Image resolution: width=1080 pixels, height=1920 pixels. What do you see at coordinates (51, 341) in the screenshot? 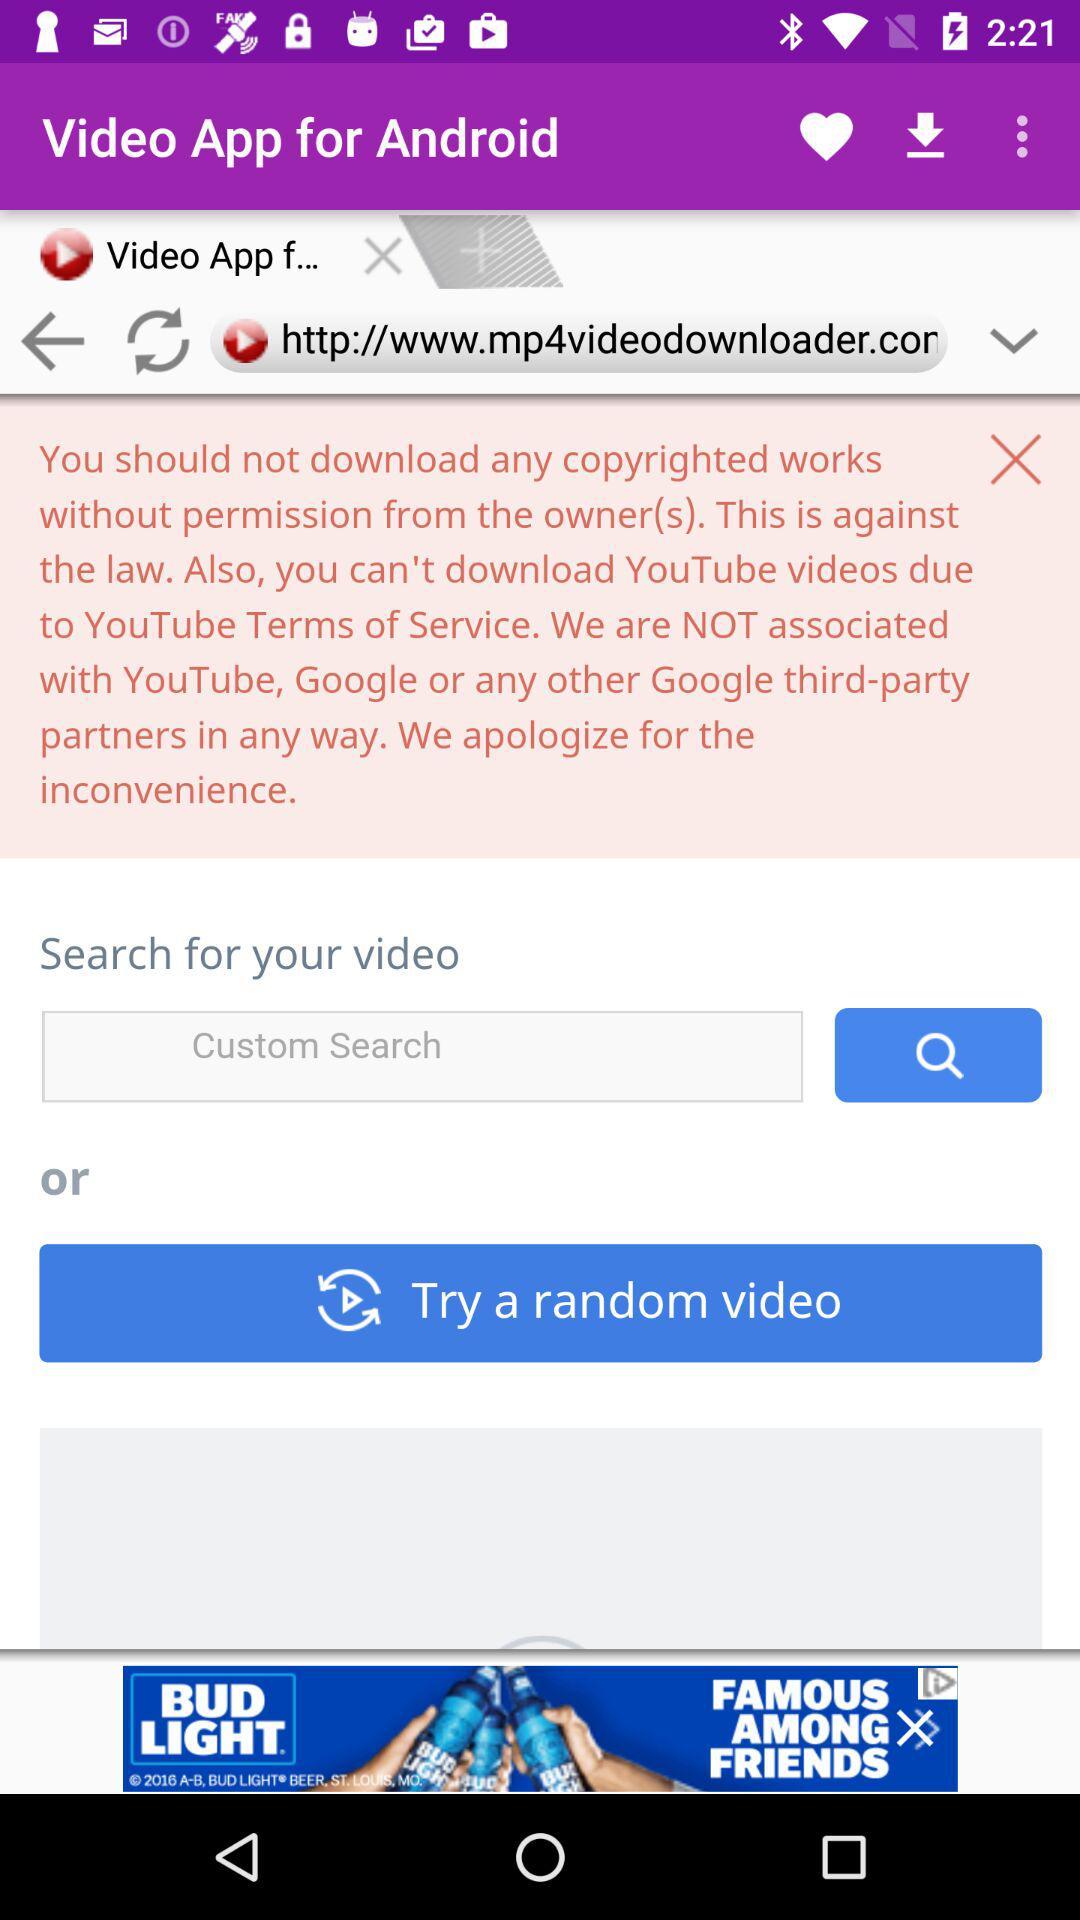
I see `the arrow_backward icon` at bounding box center [51, 341].